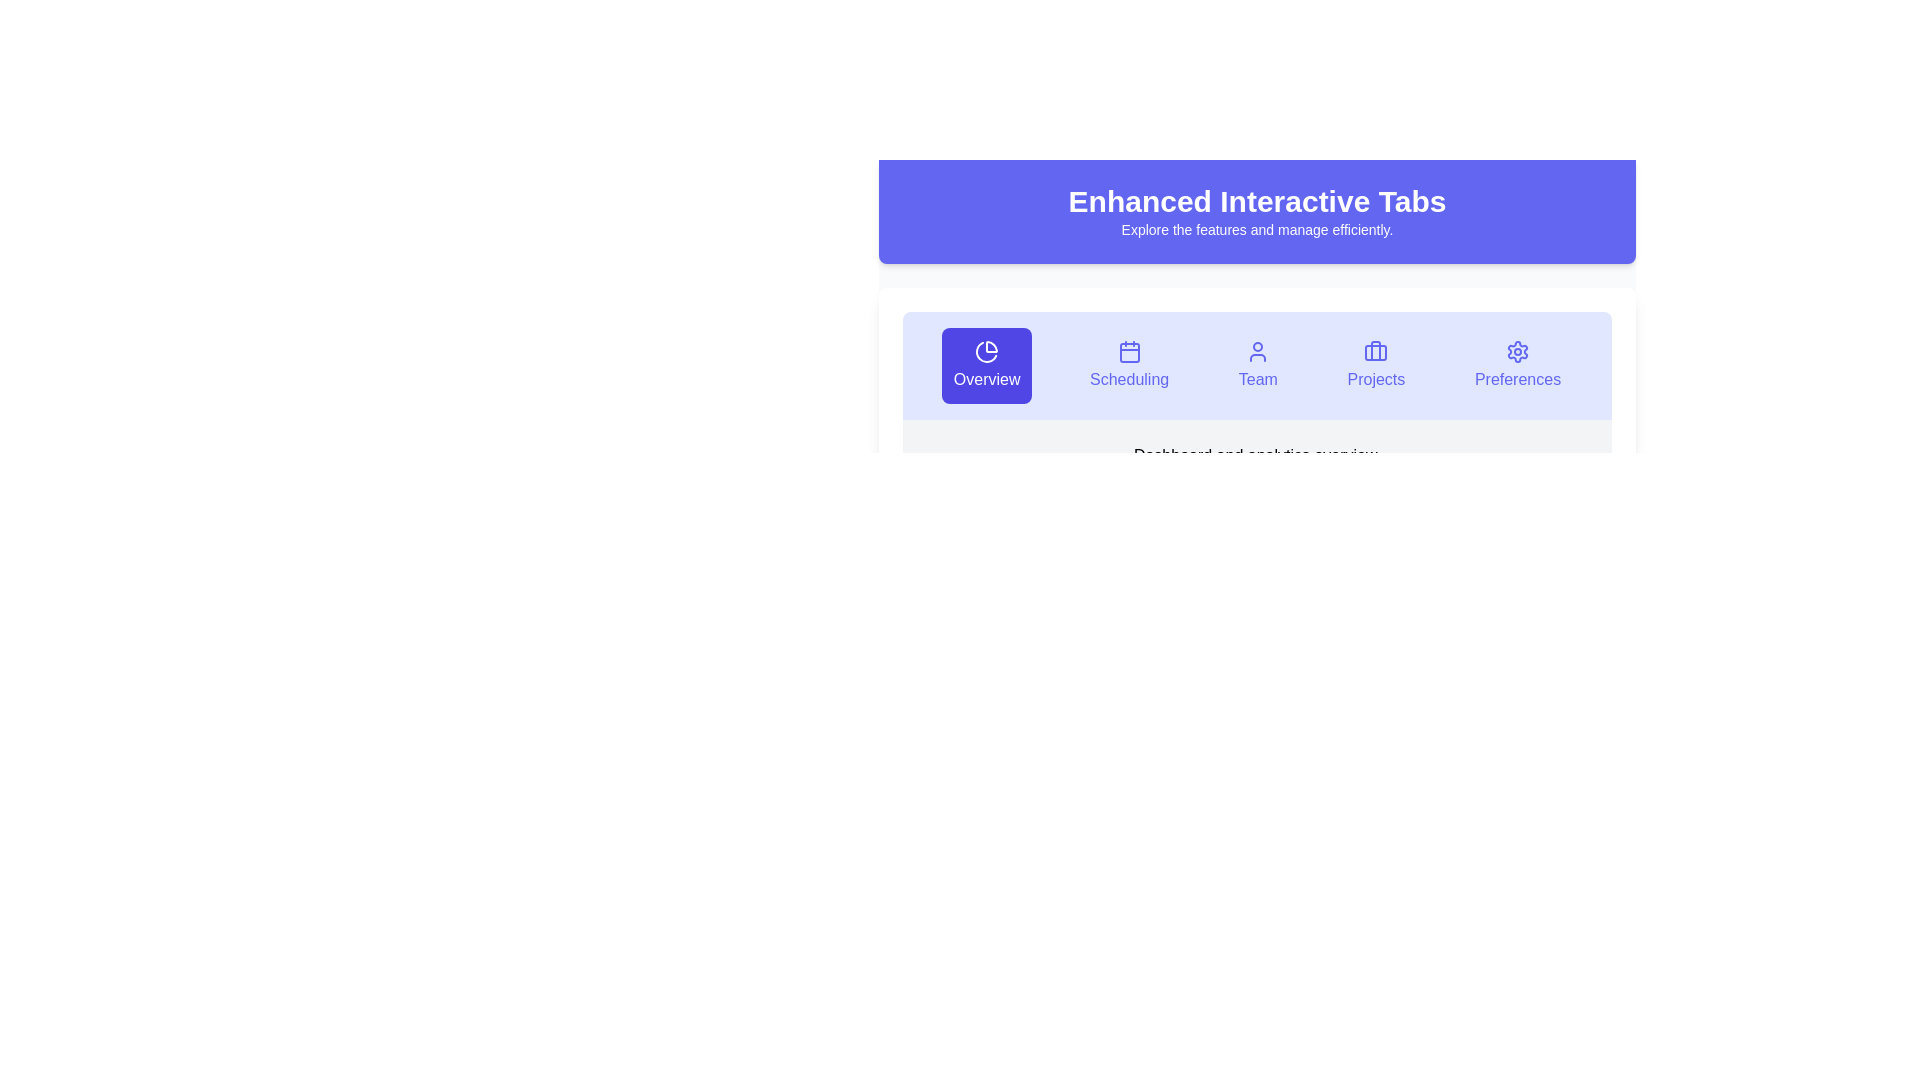 This screenshot has width=1920, height=1080. What do you see at coordinates (1375, 352) in the screenshot?
I see `the rectangular graphical UI component representing the 'Projects' section in the navigation interface, identified by its suitcase icon` at bounding box center [1375, 352].